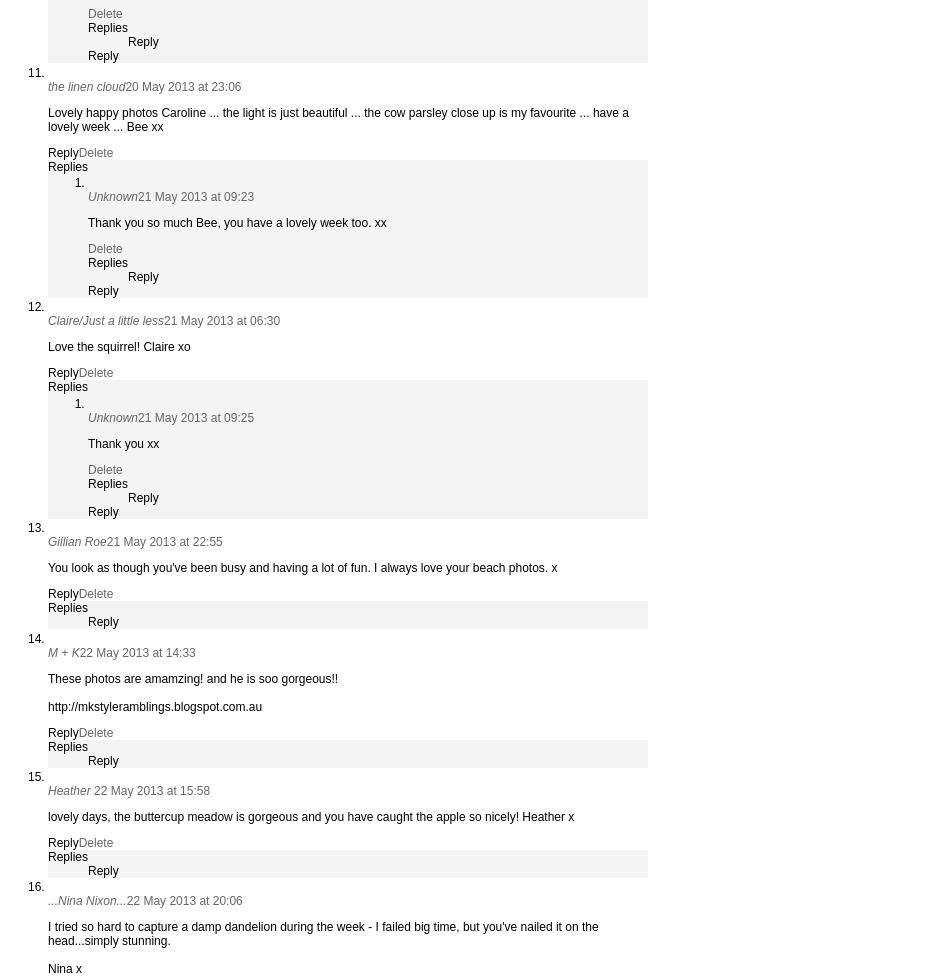 The image size is (948, 980). I want to click on 'lovely days, the buttercup meadow is gorgeous and you have caught the apple so nicely! Heather x', so click(47, 817).